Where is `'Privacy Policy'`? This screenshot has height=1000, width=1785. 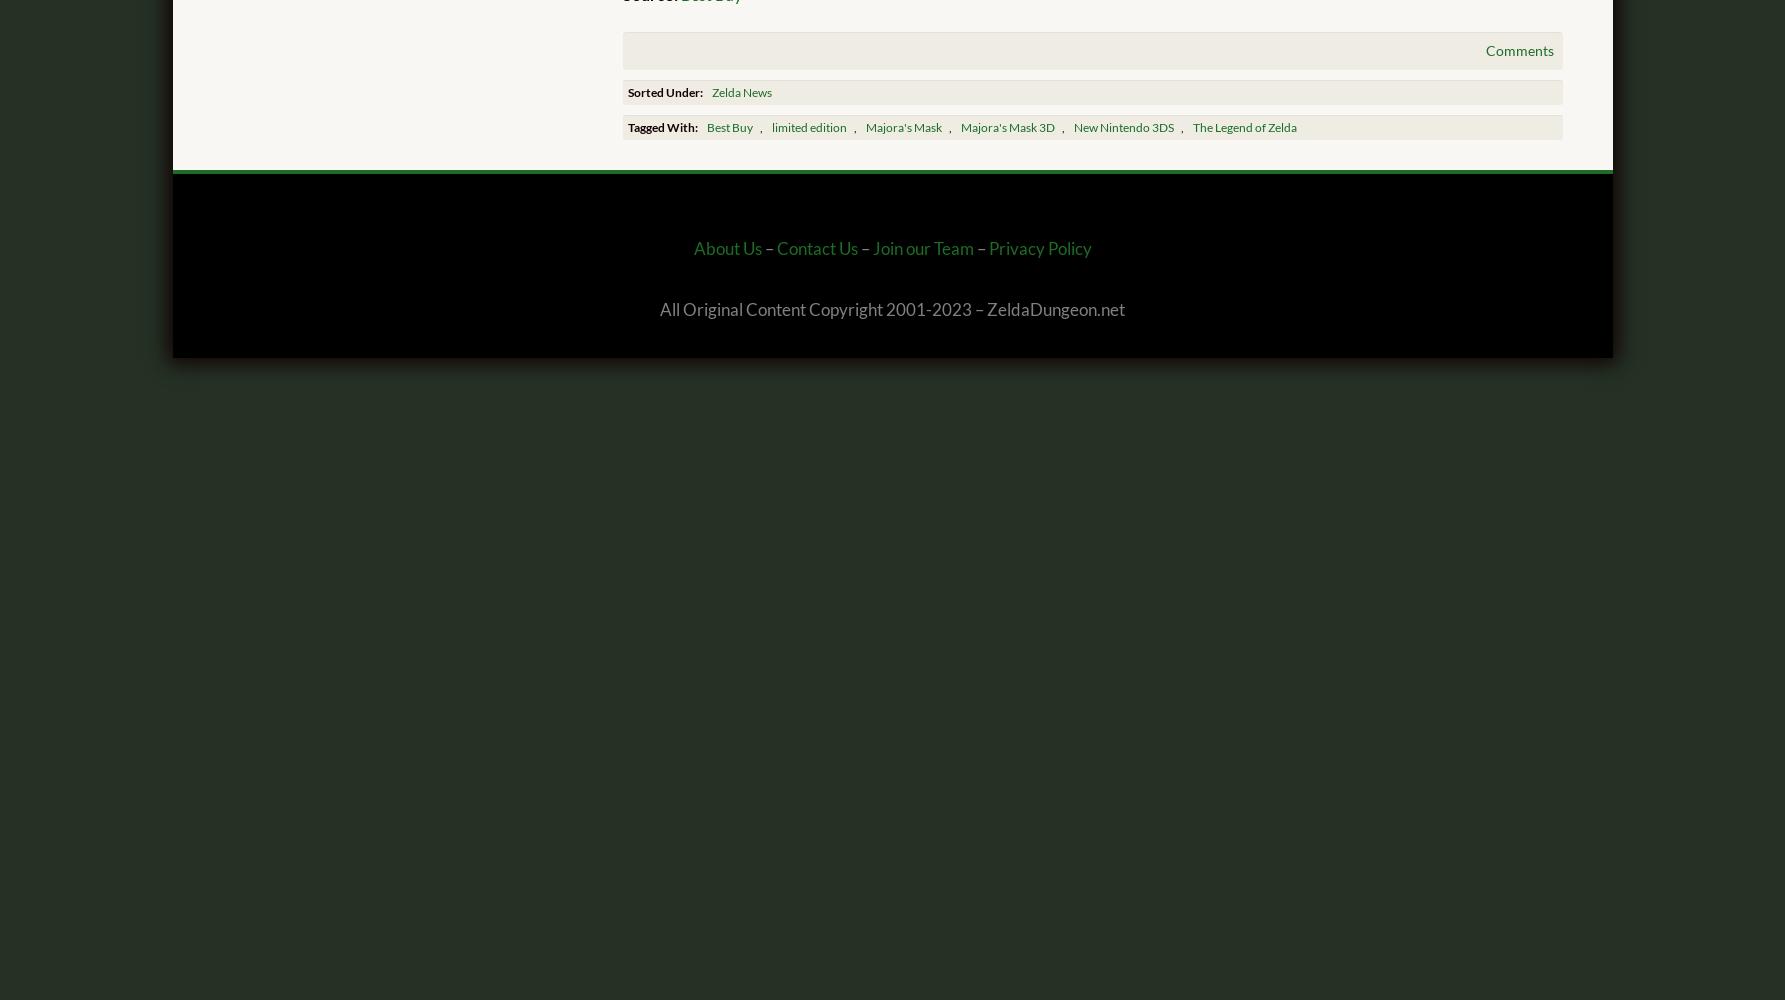 'Privacy Policy' is located at coordinates (1039, 248).